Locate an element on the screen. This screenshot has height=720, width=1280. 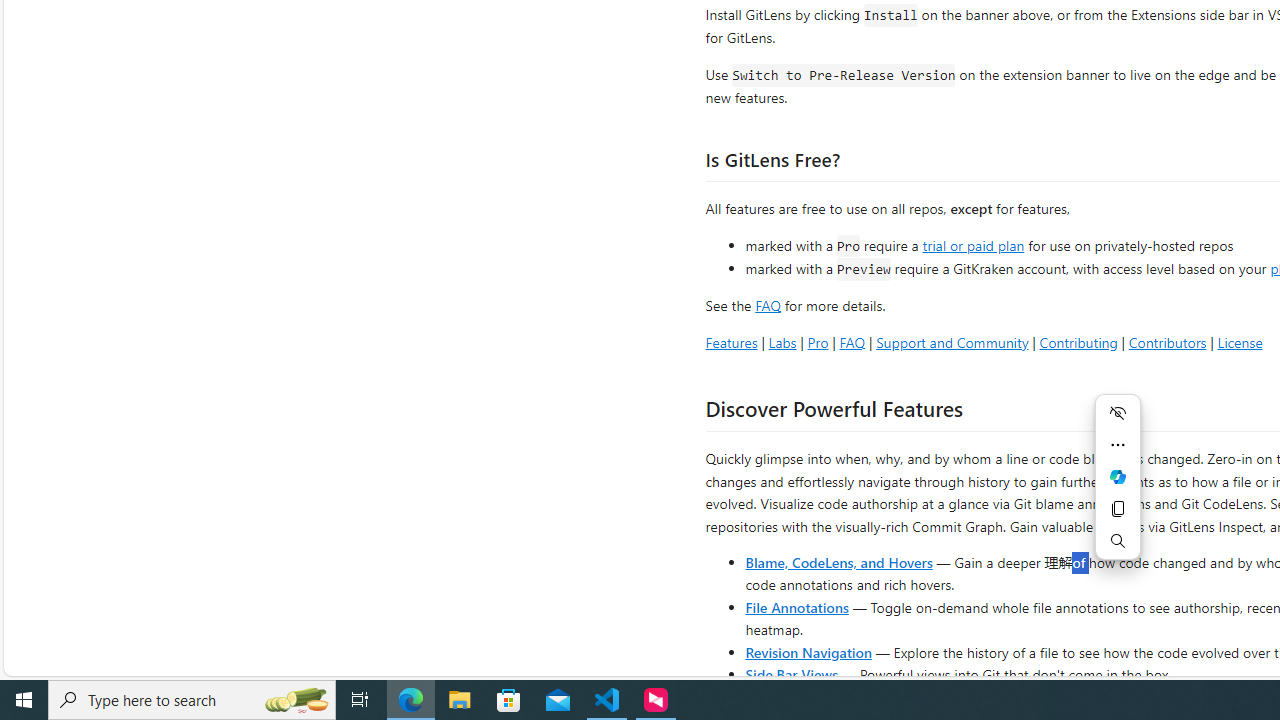
'More actions' is located at coordinates (1117, 443).